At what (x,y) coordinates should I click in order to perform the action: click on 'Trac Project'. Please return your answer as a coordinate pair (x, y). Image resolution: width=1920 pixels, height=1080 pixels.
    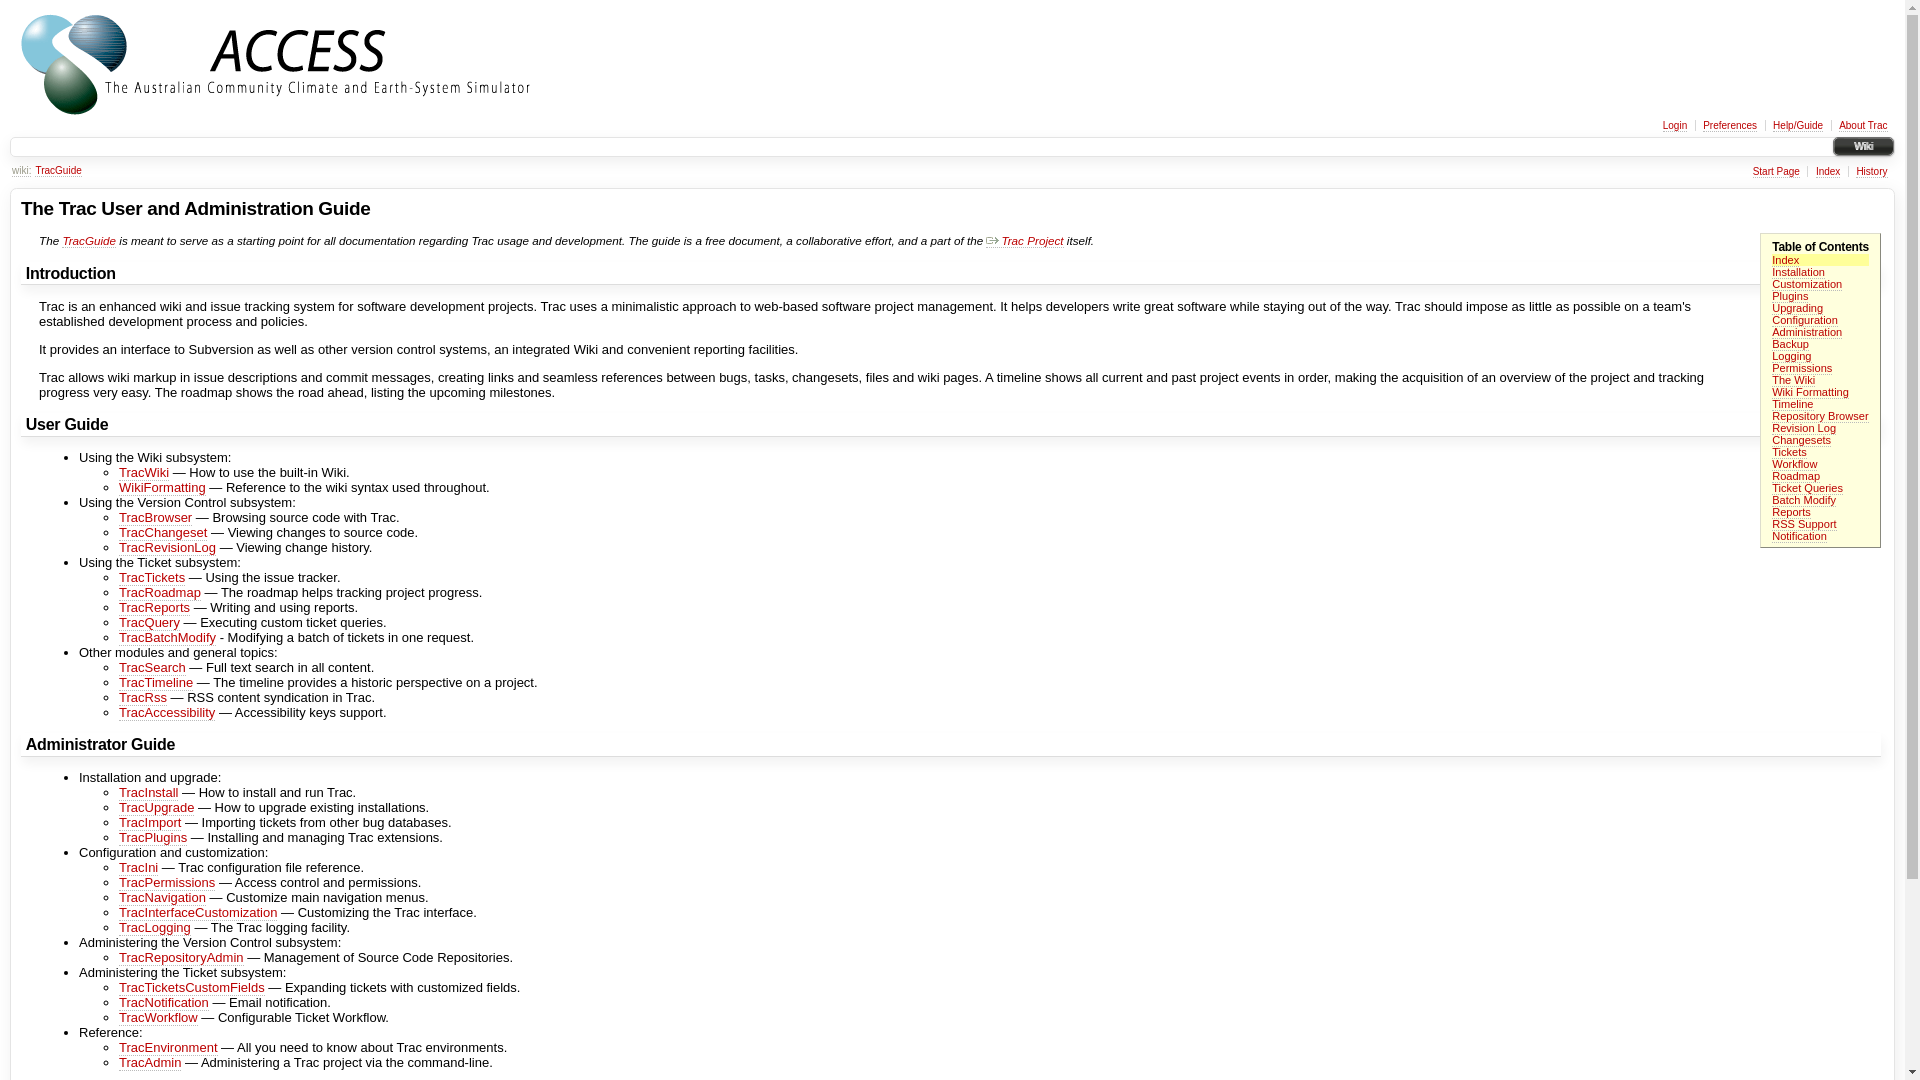
    Looking at the image, I should click on (1024, 239).